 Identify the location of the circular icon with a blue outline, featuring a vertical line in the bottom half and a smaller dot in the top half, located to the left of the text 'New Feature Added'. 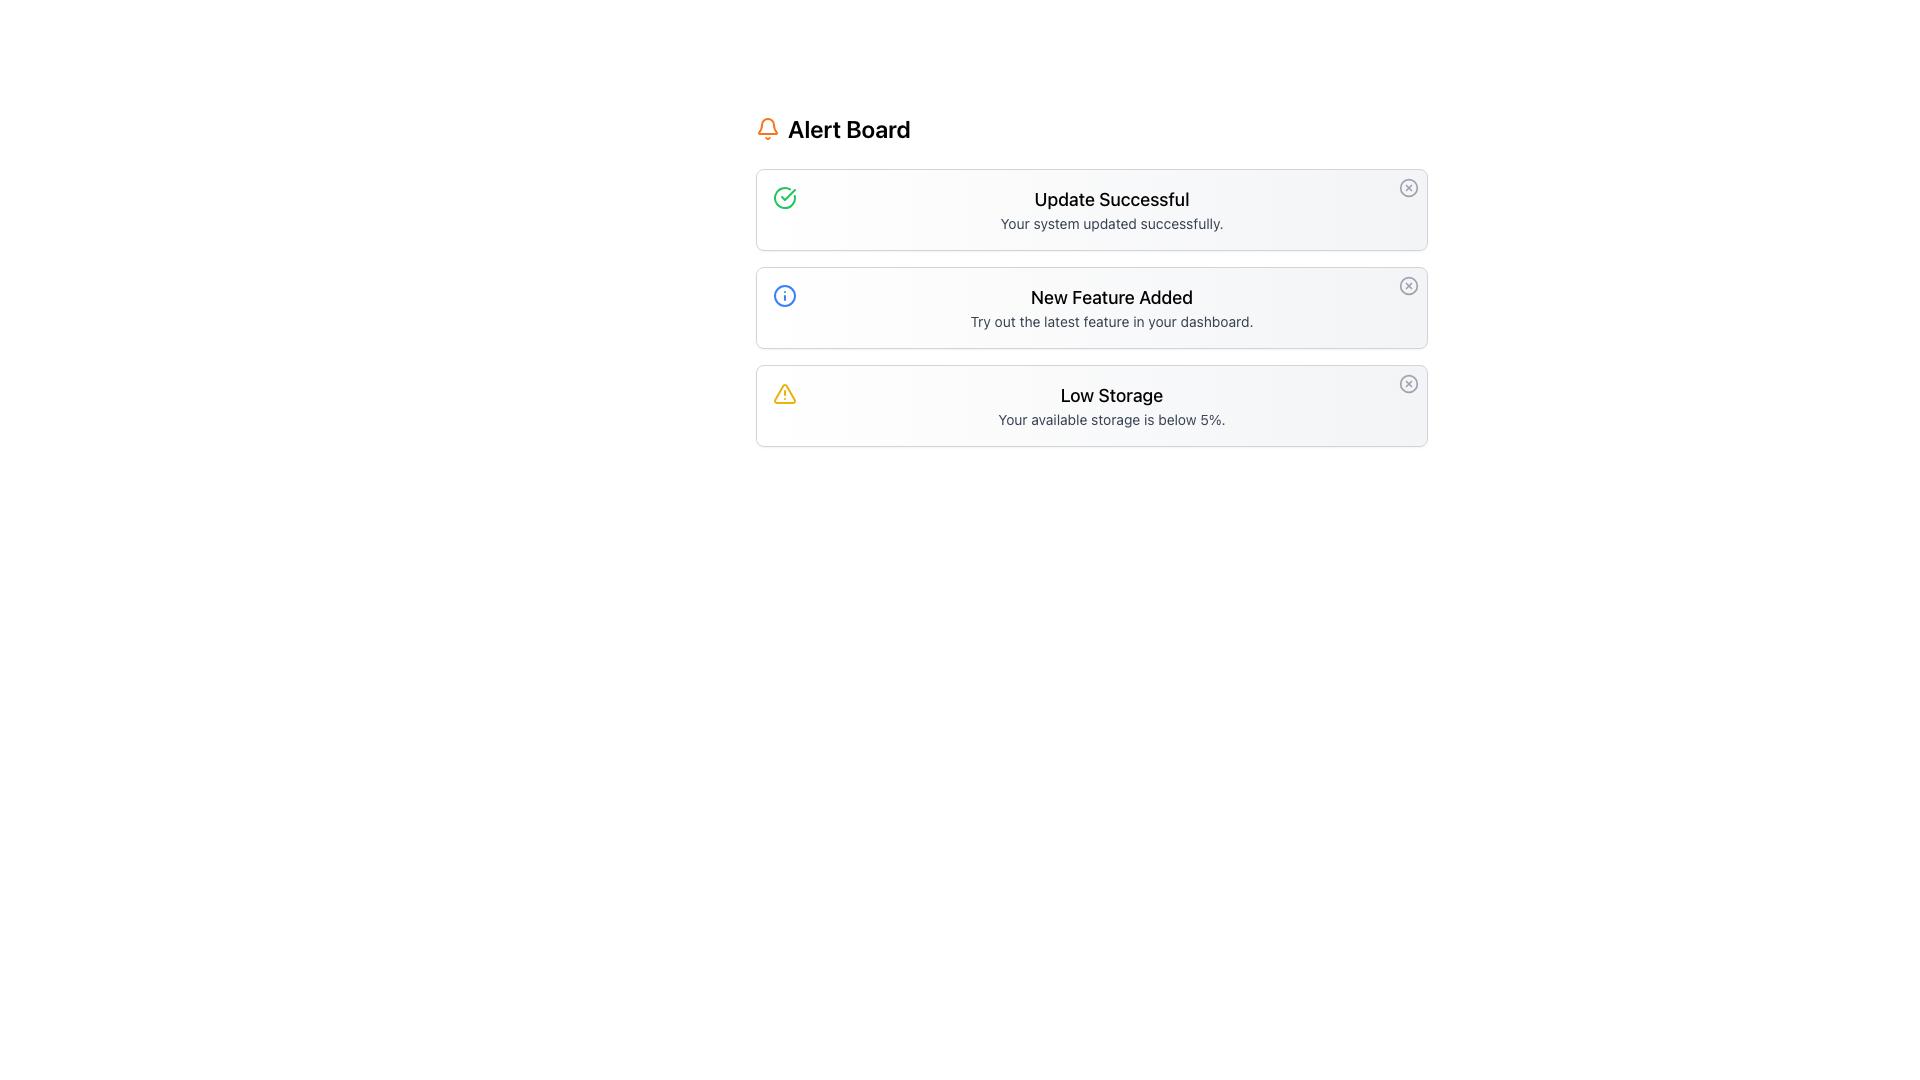
(784, 296).